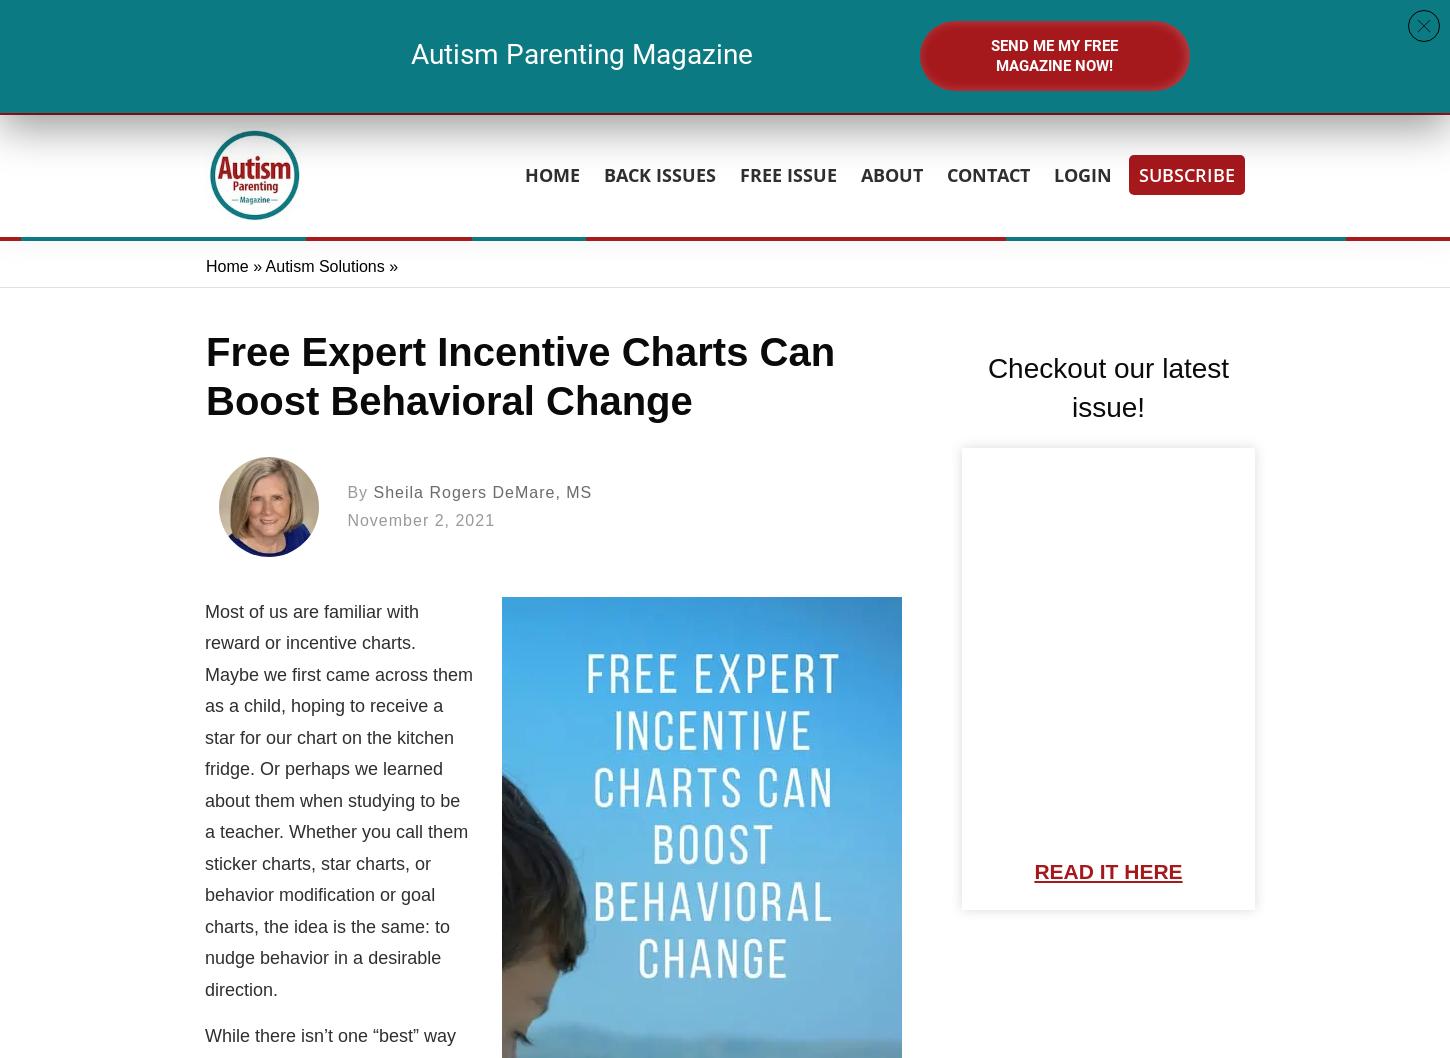 The image size is (1450, 1058). Describe the element at coordinates (616, 80) in the screenshot. I see `'Days'` at that location.